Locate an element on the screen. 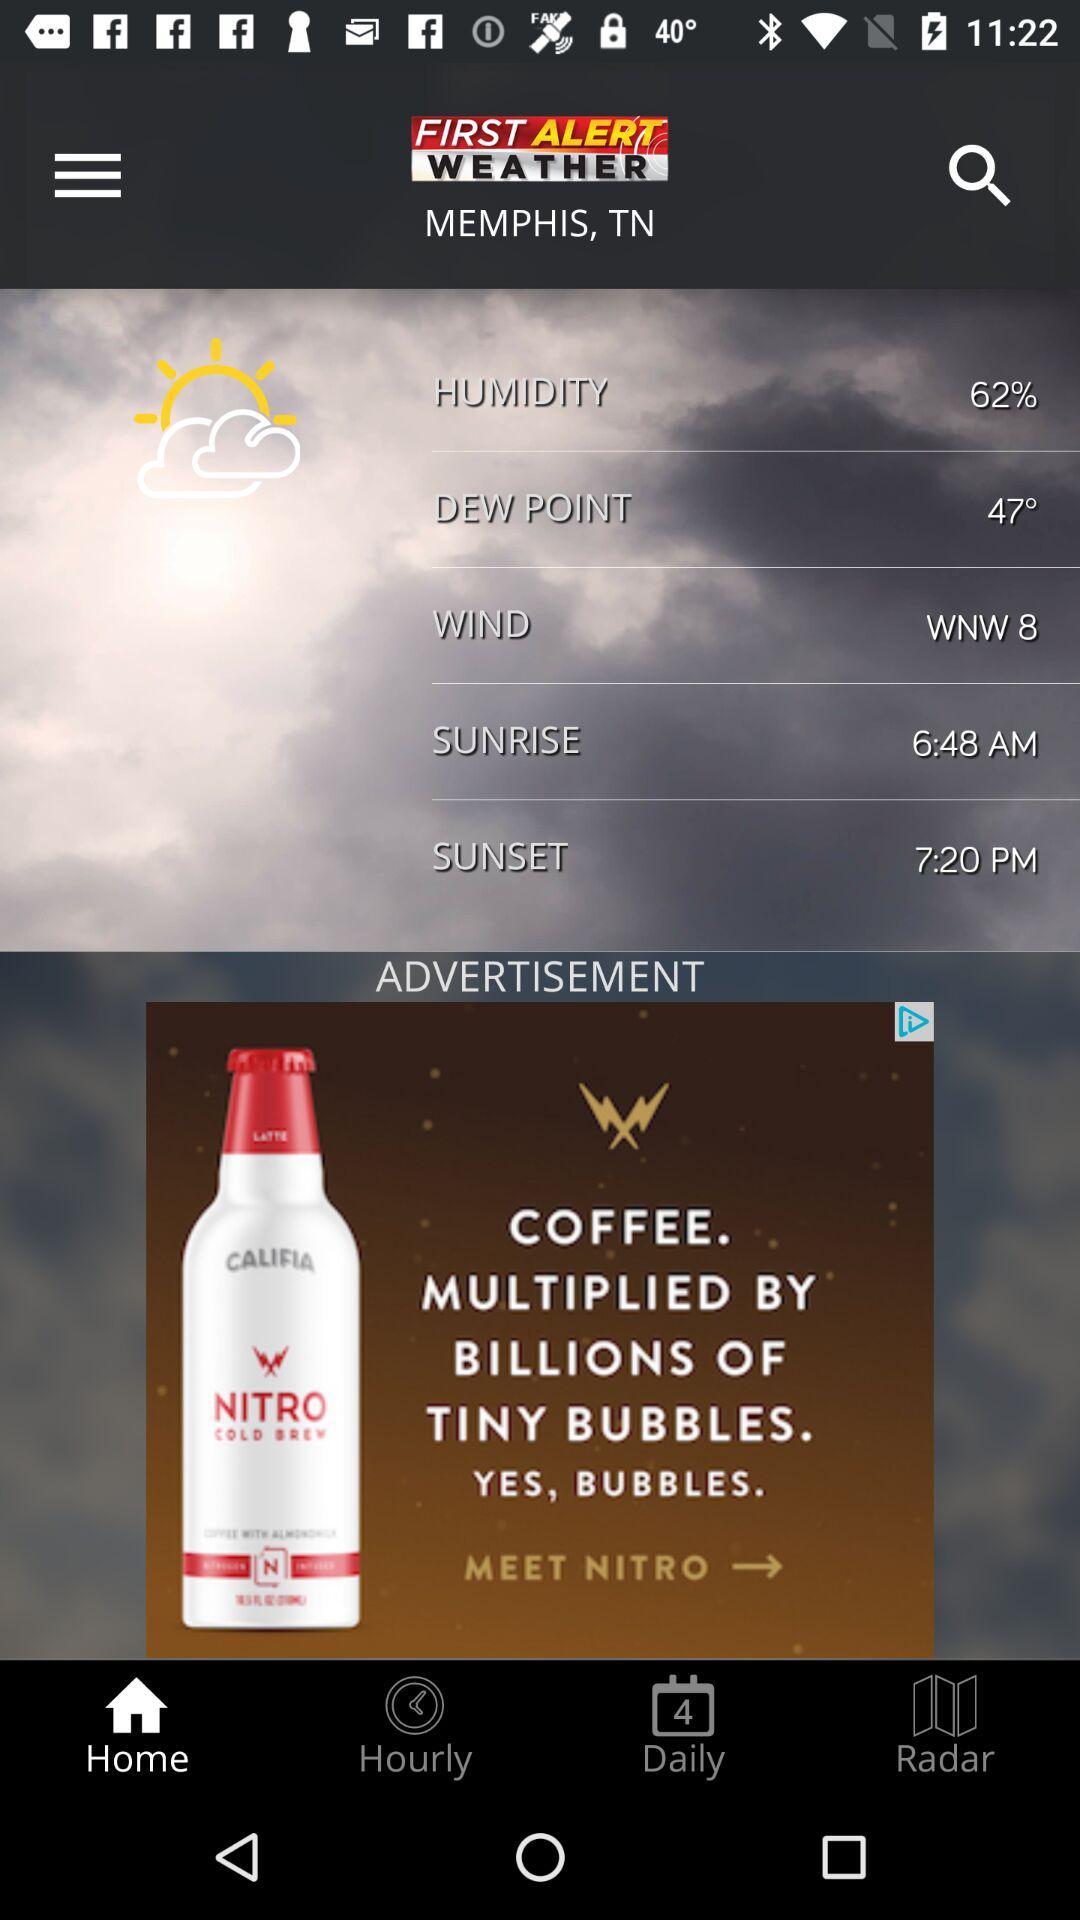 This screenshot has width=1080, height=1920. daily icon is located at coordinates (682, 1726).